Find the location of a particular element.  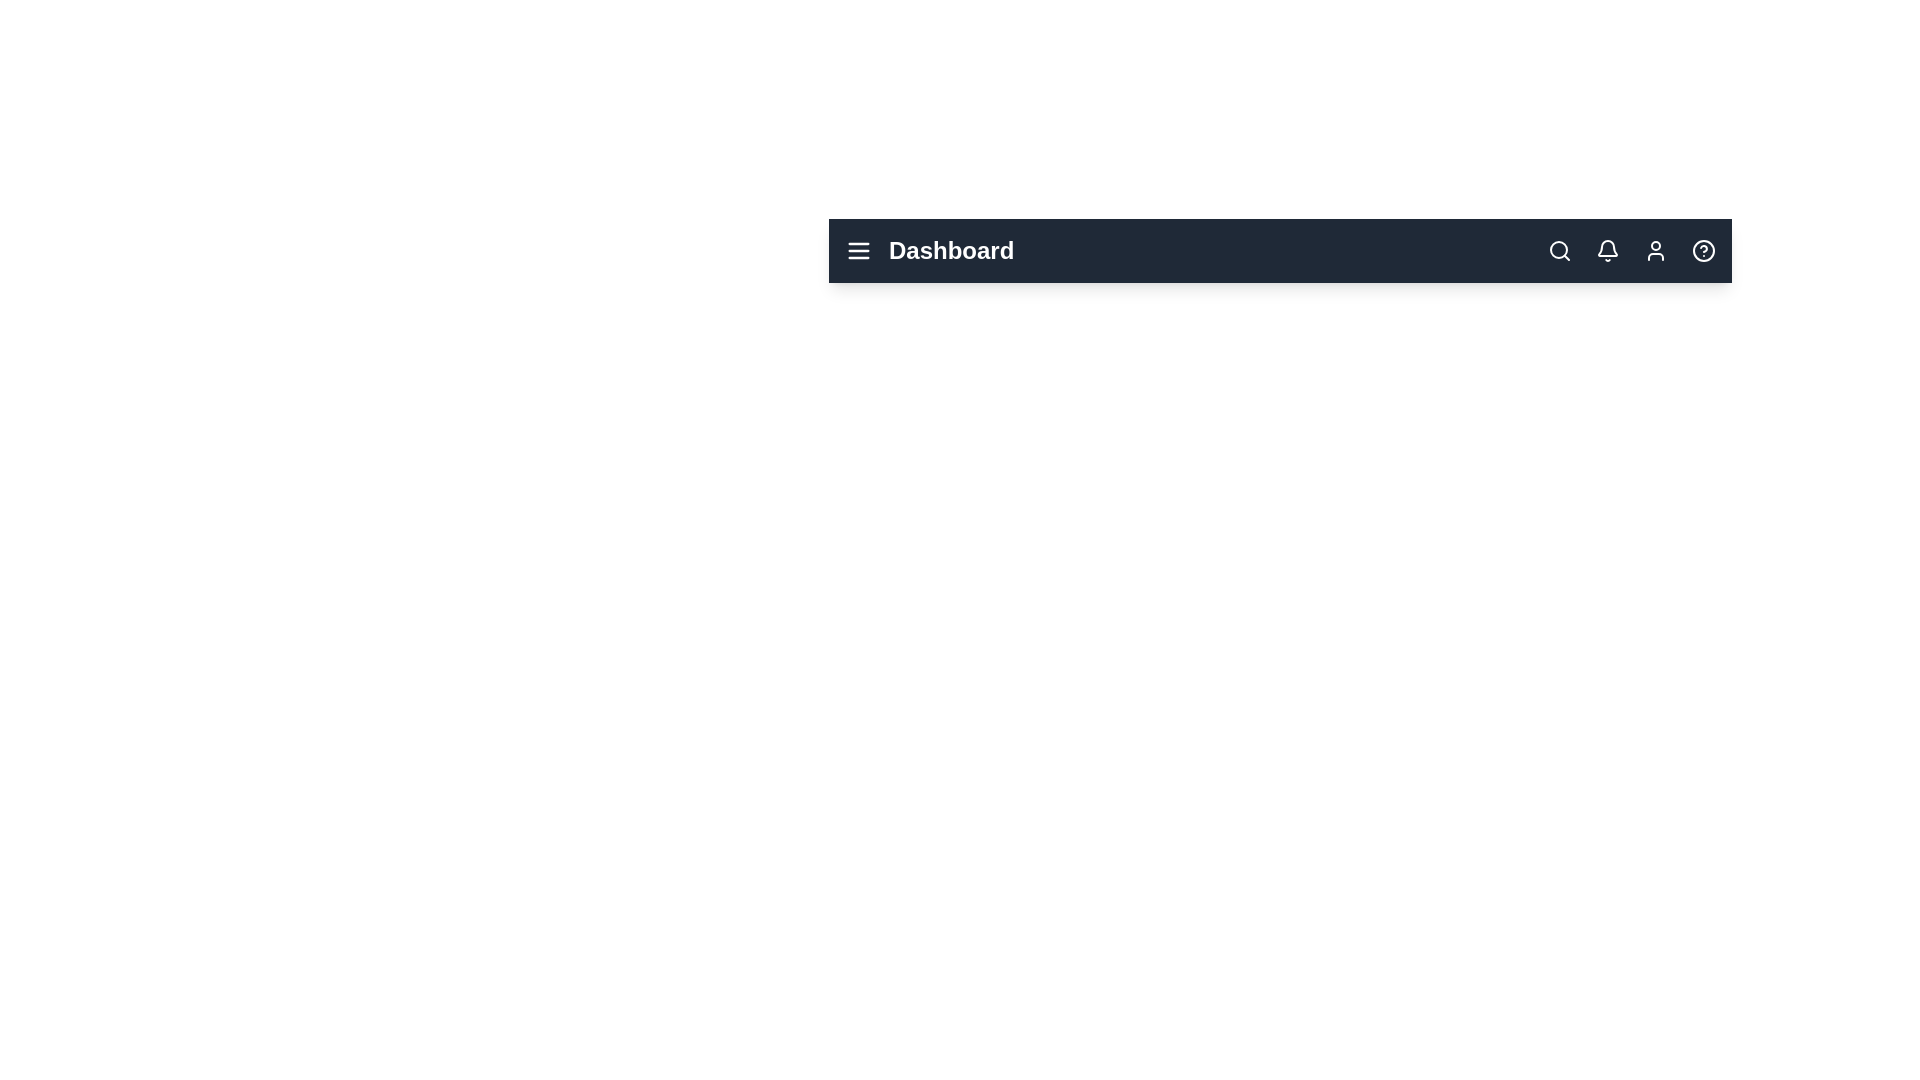

the user icon to access user-related actions is located at coordinates (1656, 249).